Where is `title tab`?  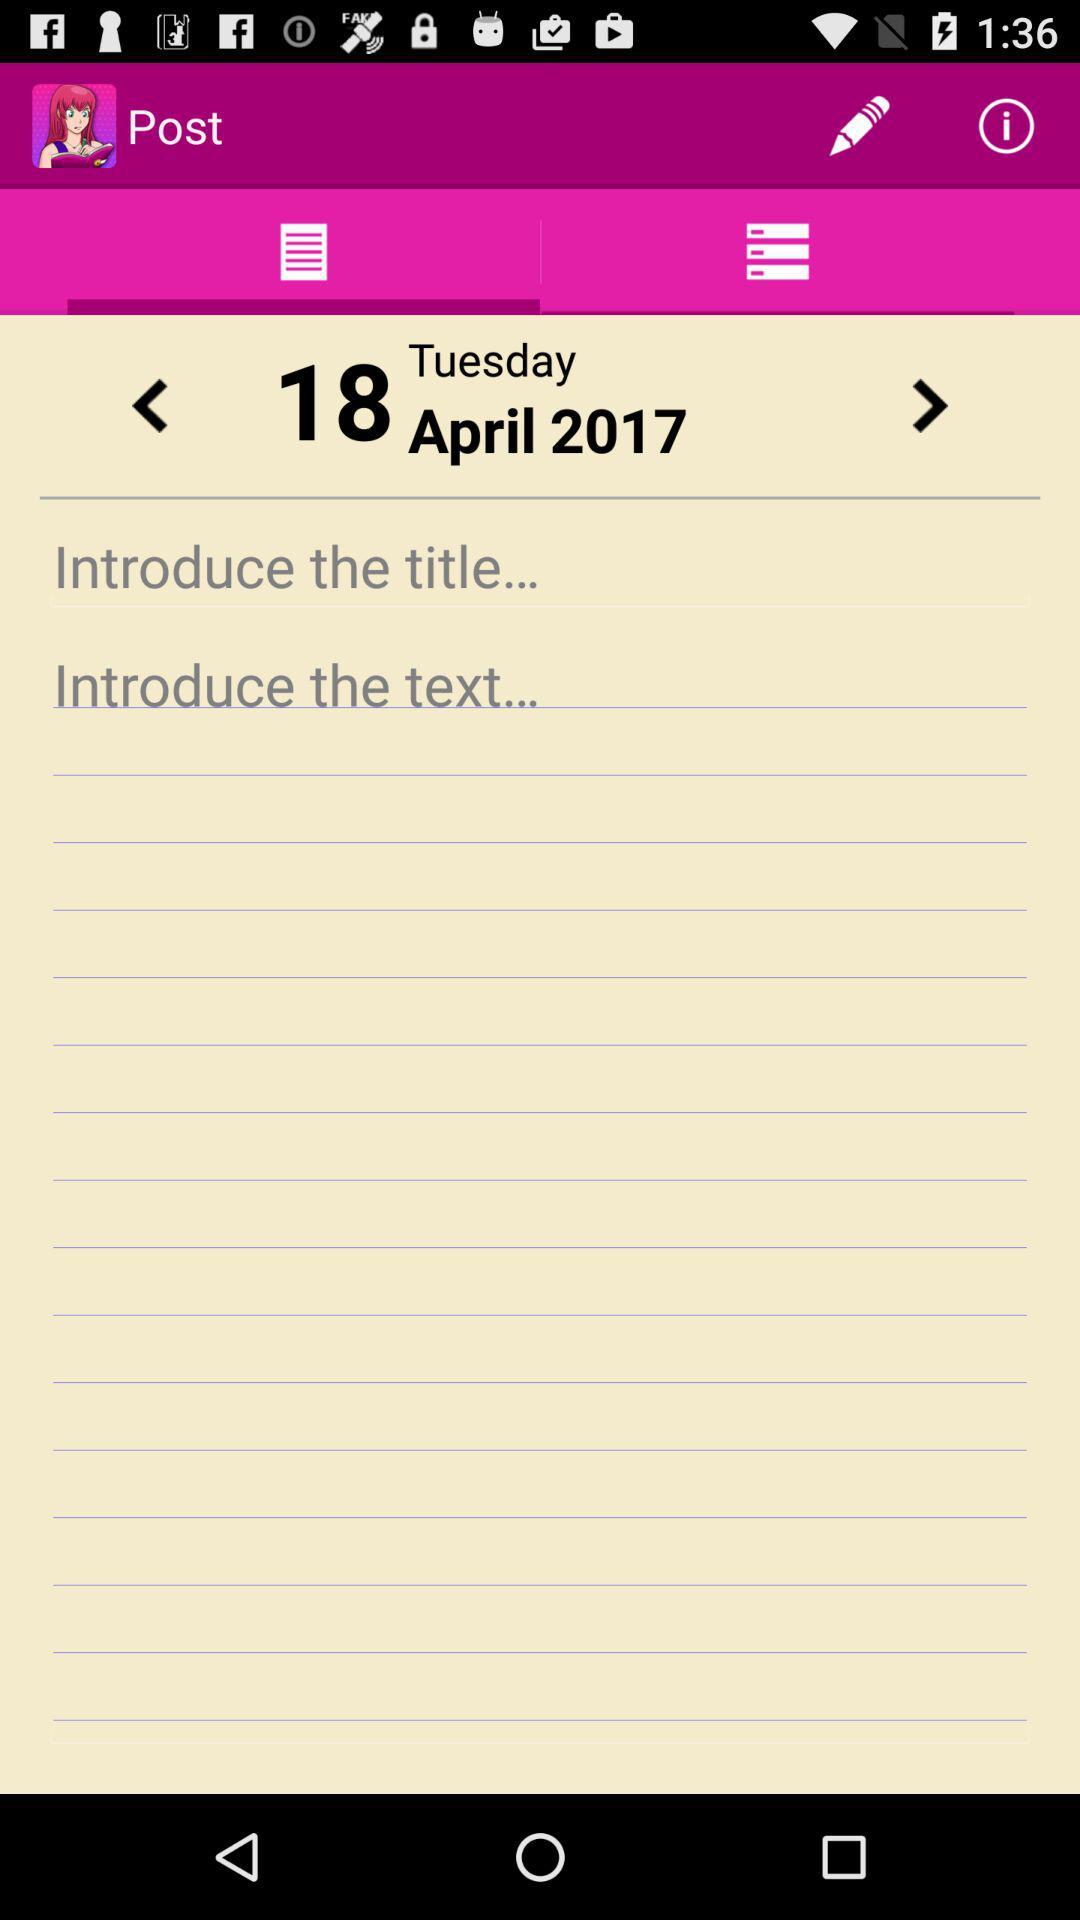
title tab is located at coordinates (540, 564).